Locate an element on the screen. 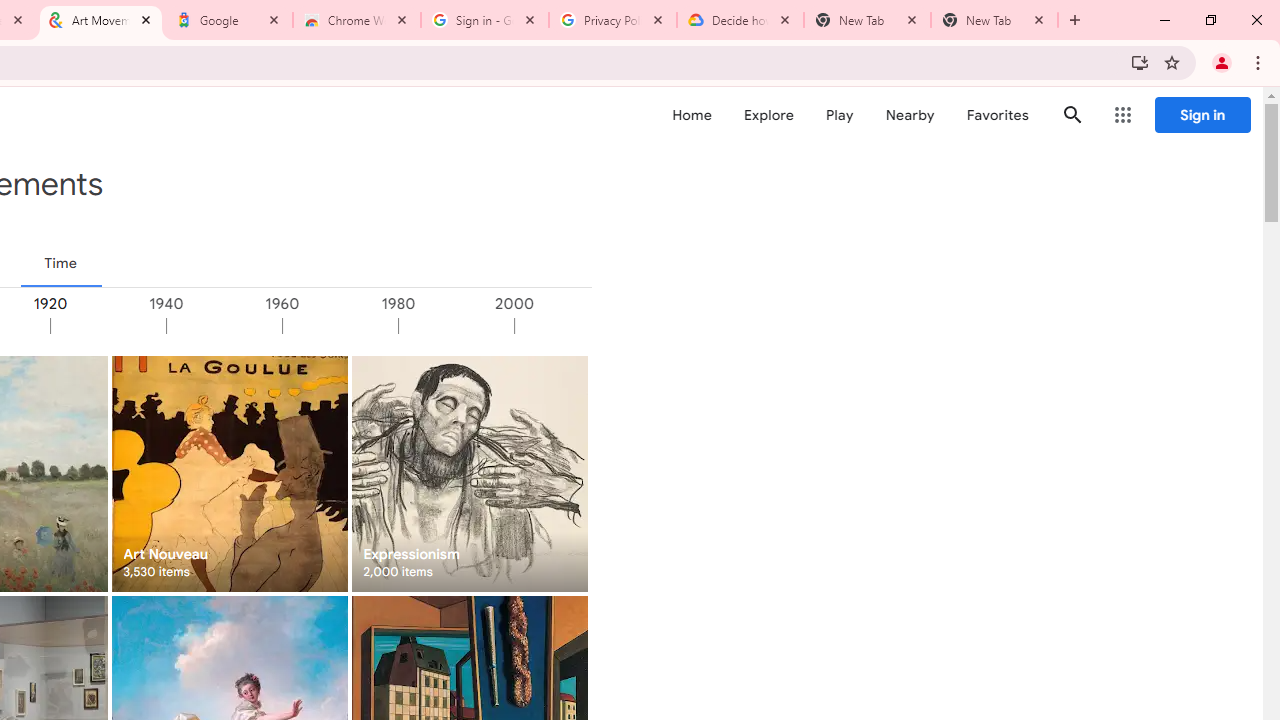  'Explore' is located at coordinates (767, 115).